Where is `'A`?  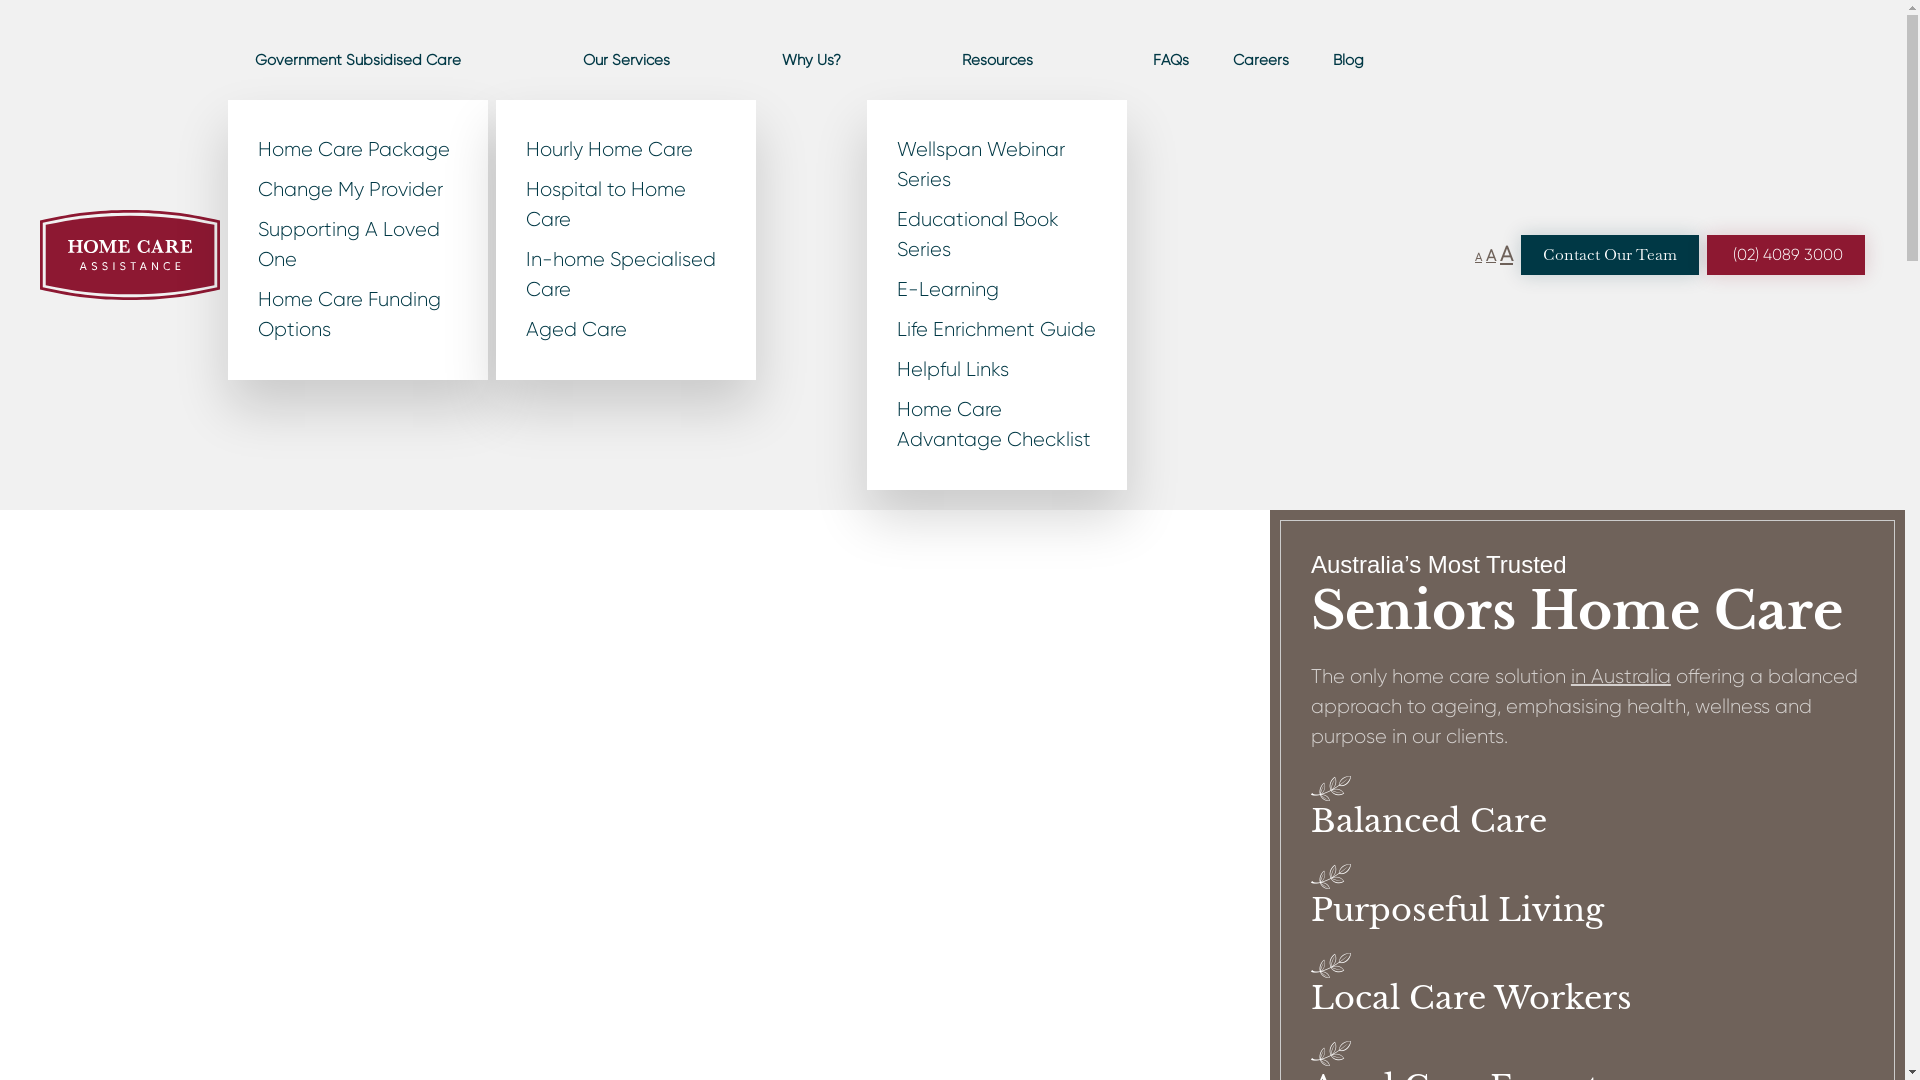 'A is located at coordinates (1486, 254).